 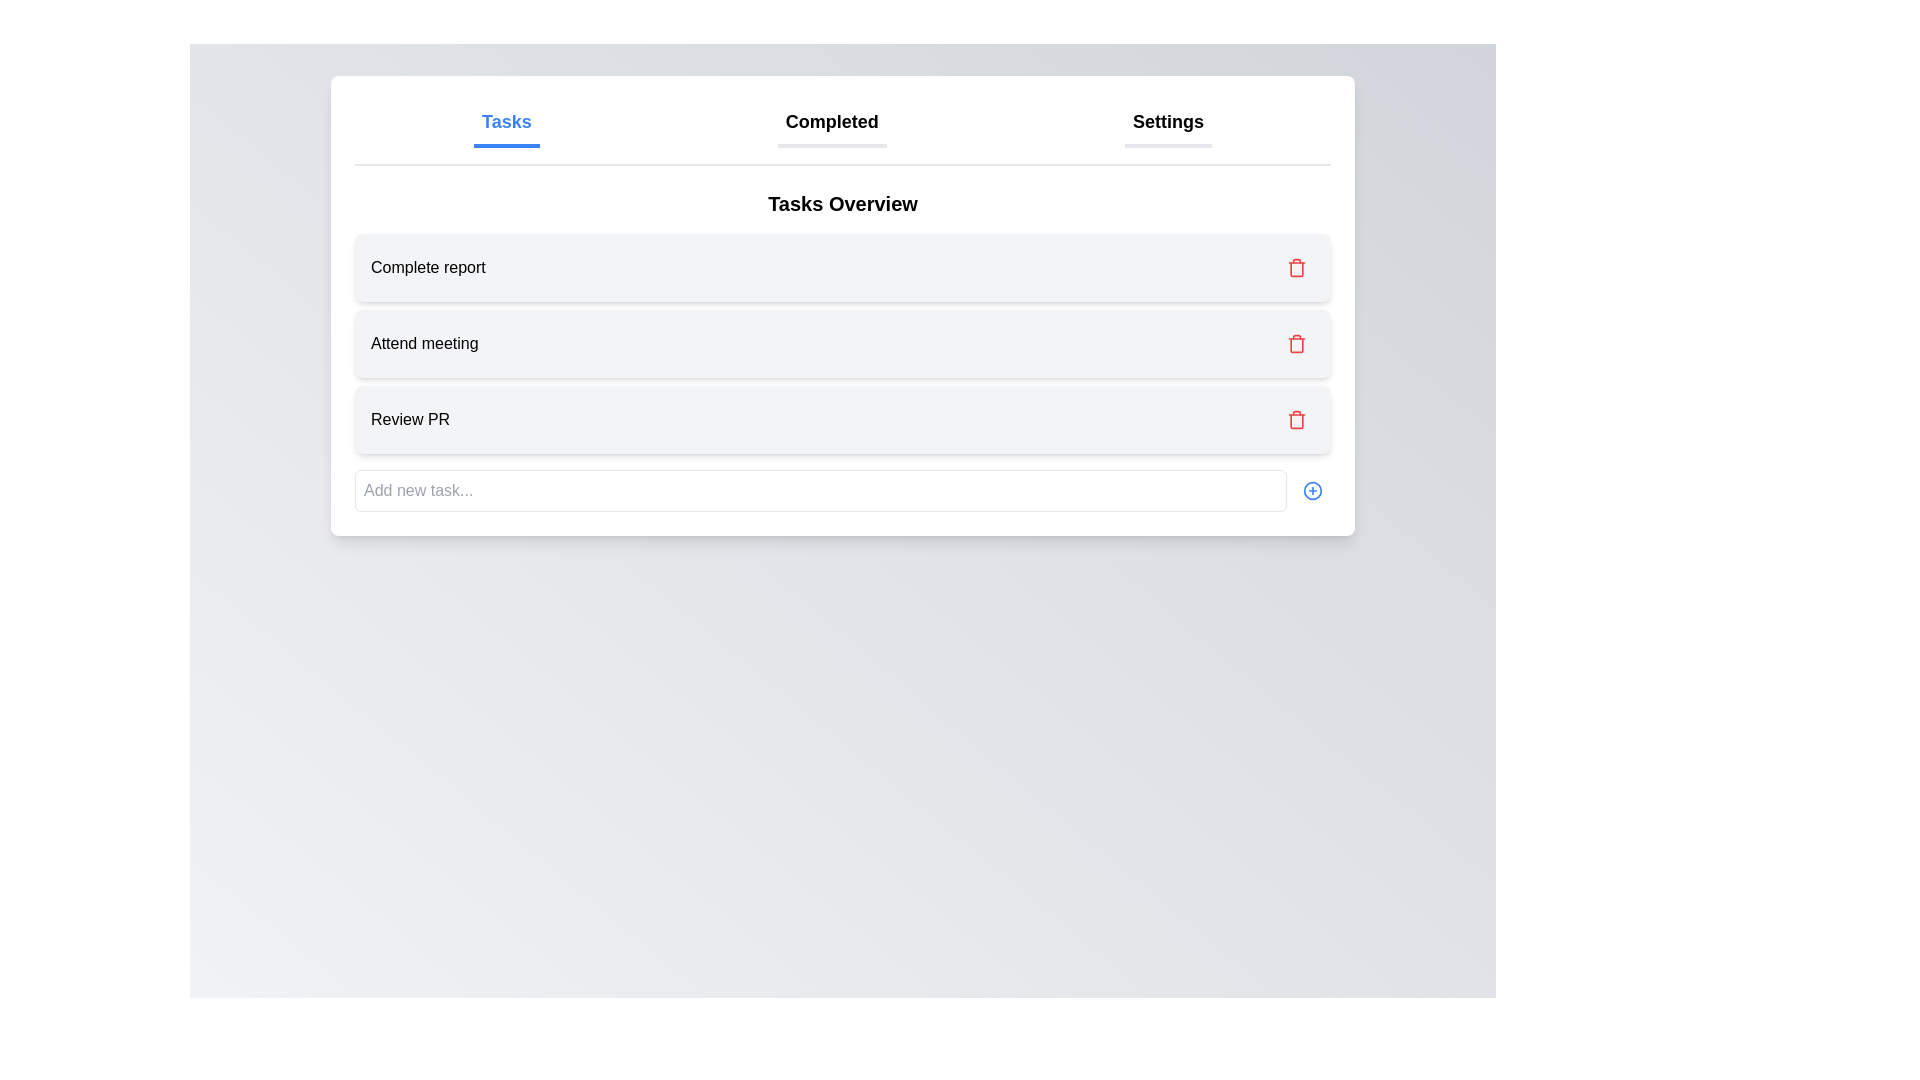 I want to click on the circular button with a blue outline and a '+' symbol located at the far-right edge of the input field labeled 'Add new task...' in the 'Tasks Overview' panel, so click(x=1313, y=490).